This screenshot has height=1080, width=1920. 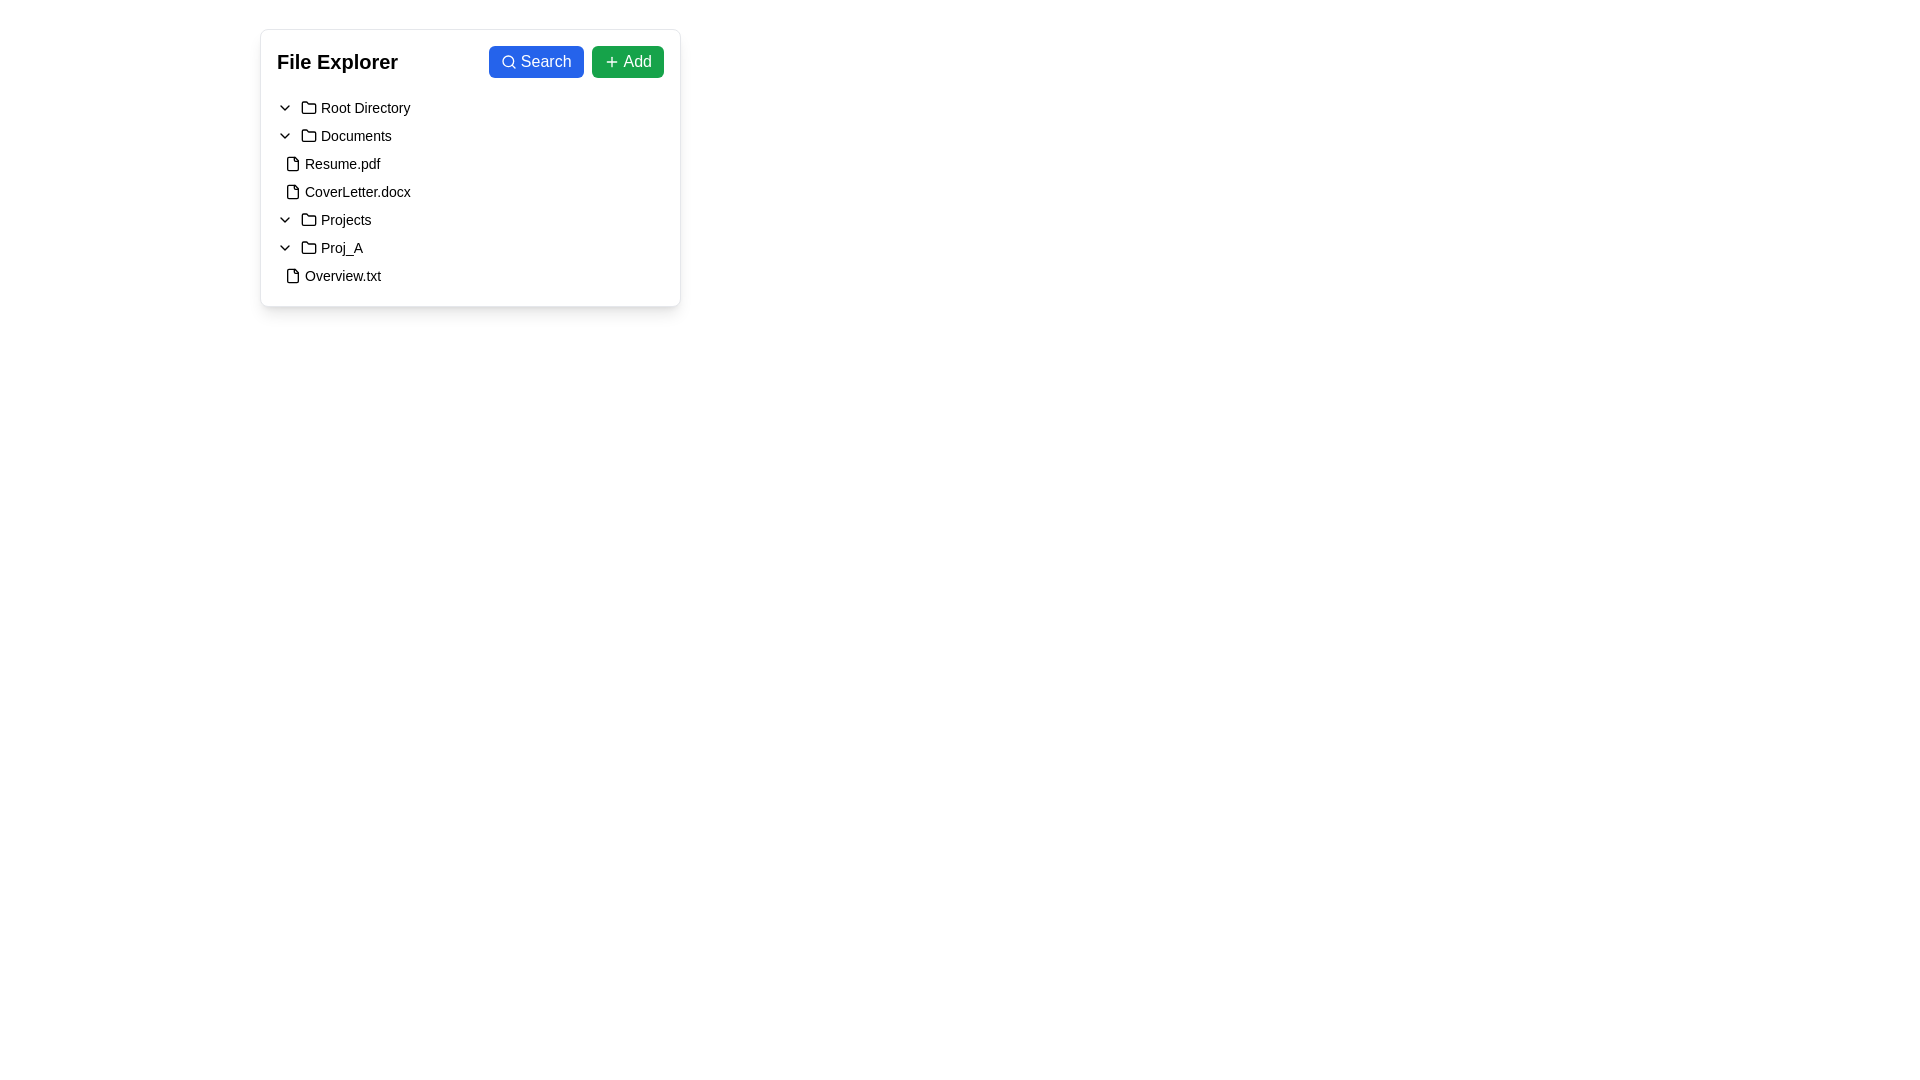 What do you see at coordinates (307, 135) in the screenshot?
I see `small folder icon located to the left of the 'Documents' text label within the grouped UI structure` at bounding box center [307, 135].